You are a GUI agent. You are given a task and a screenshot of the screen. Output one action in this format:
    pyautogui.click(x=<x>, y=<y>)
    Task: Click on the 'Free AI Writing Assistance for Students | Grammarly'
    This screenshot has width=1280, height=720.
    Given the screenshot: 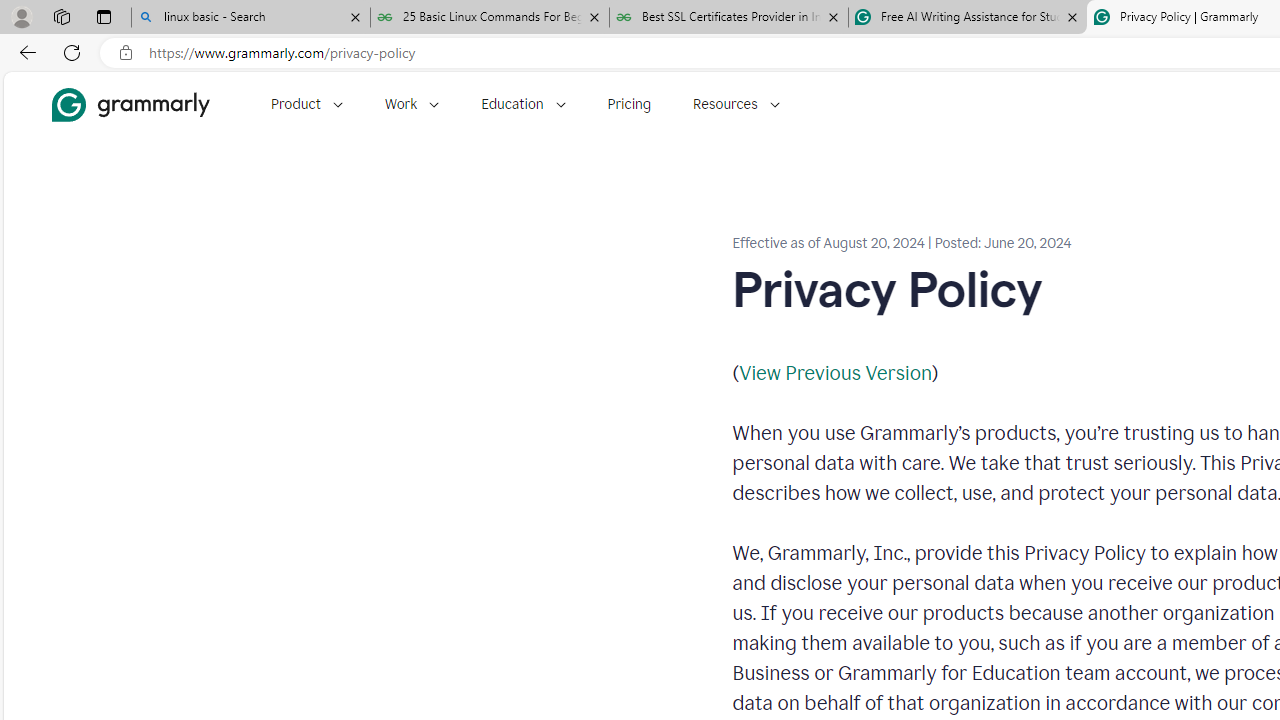 What is the action you would take?
    pyautogui.click(x=967, y=17)
    